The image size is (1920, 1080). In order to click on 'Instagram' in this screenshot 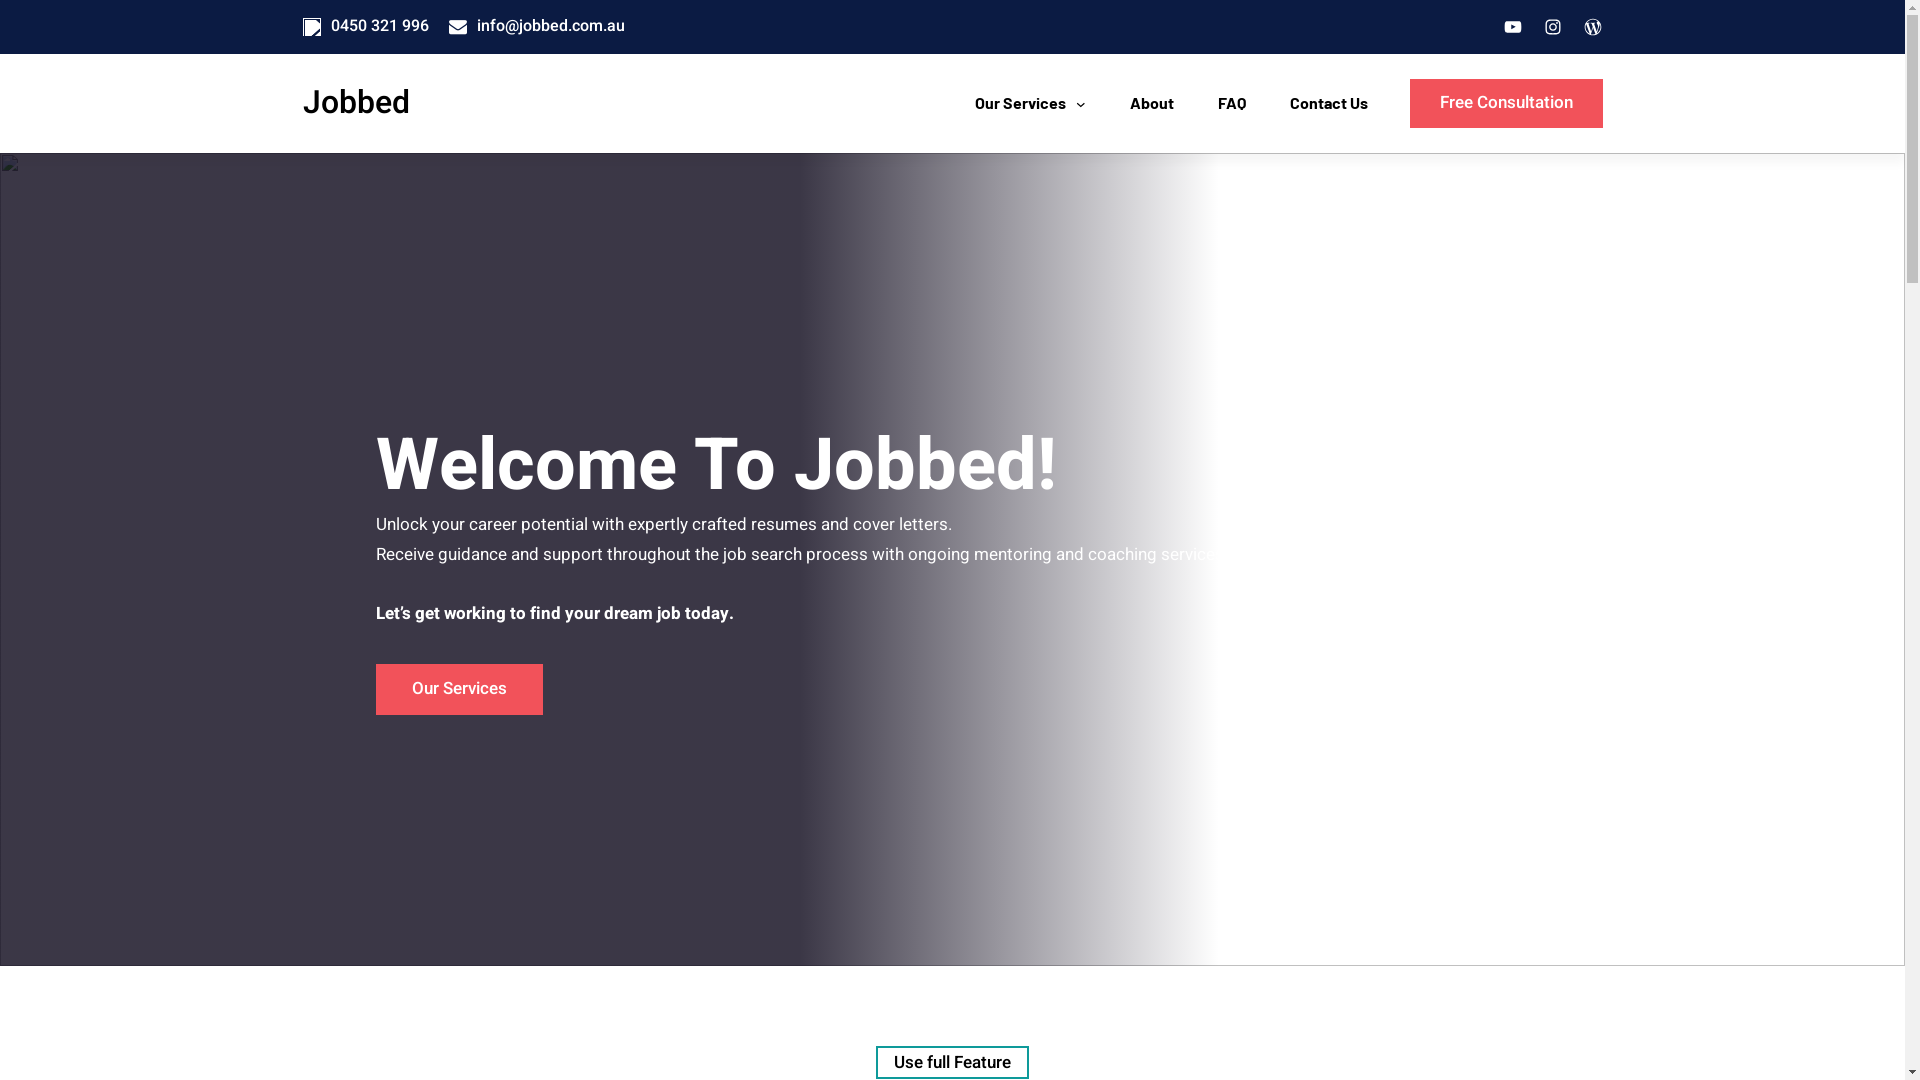, I will do `click(1550, 27)`.